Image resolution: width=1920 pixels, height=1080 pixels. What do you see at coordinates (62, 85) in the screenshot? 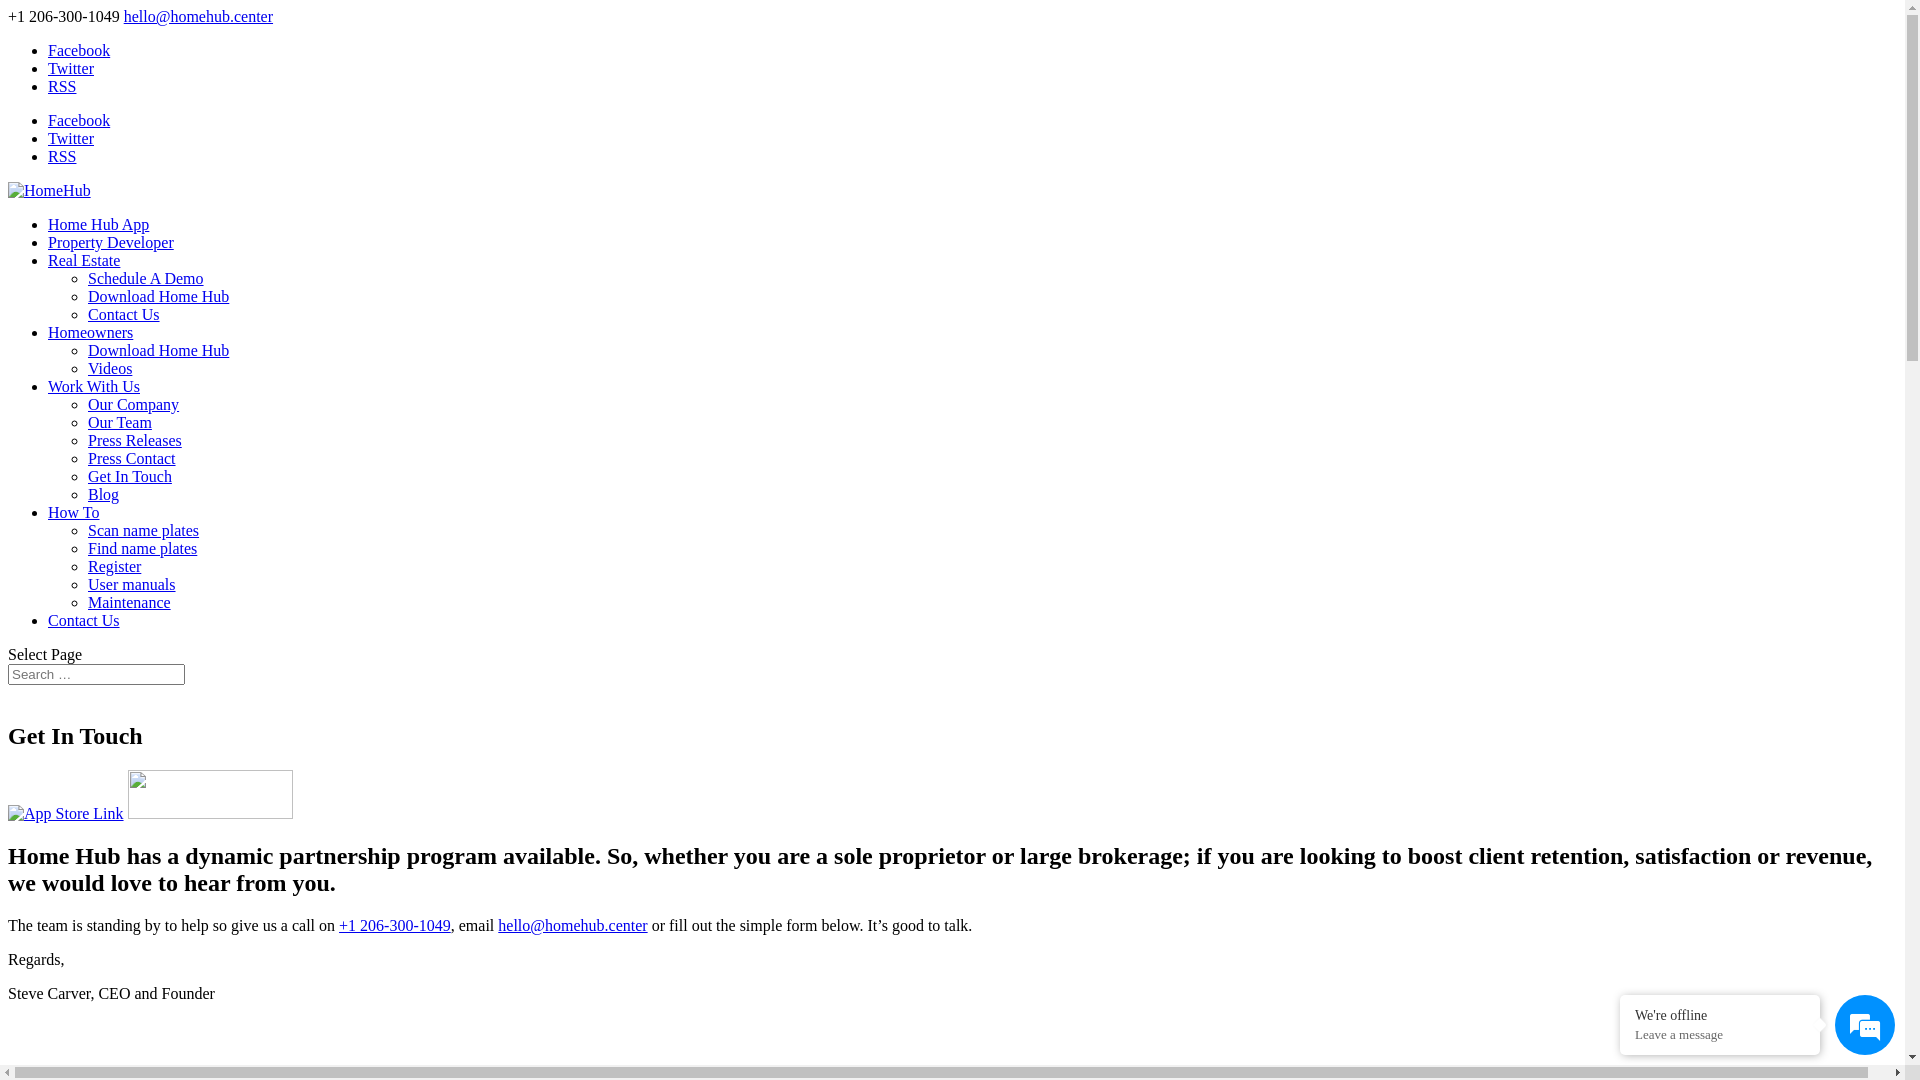
I see `'RSS'` at bounding box center [62, 85].